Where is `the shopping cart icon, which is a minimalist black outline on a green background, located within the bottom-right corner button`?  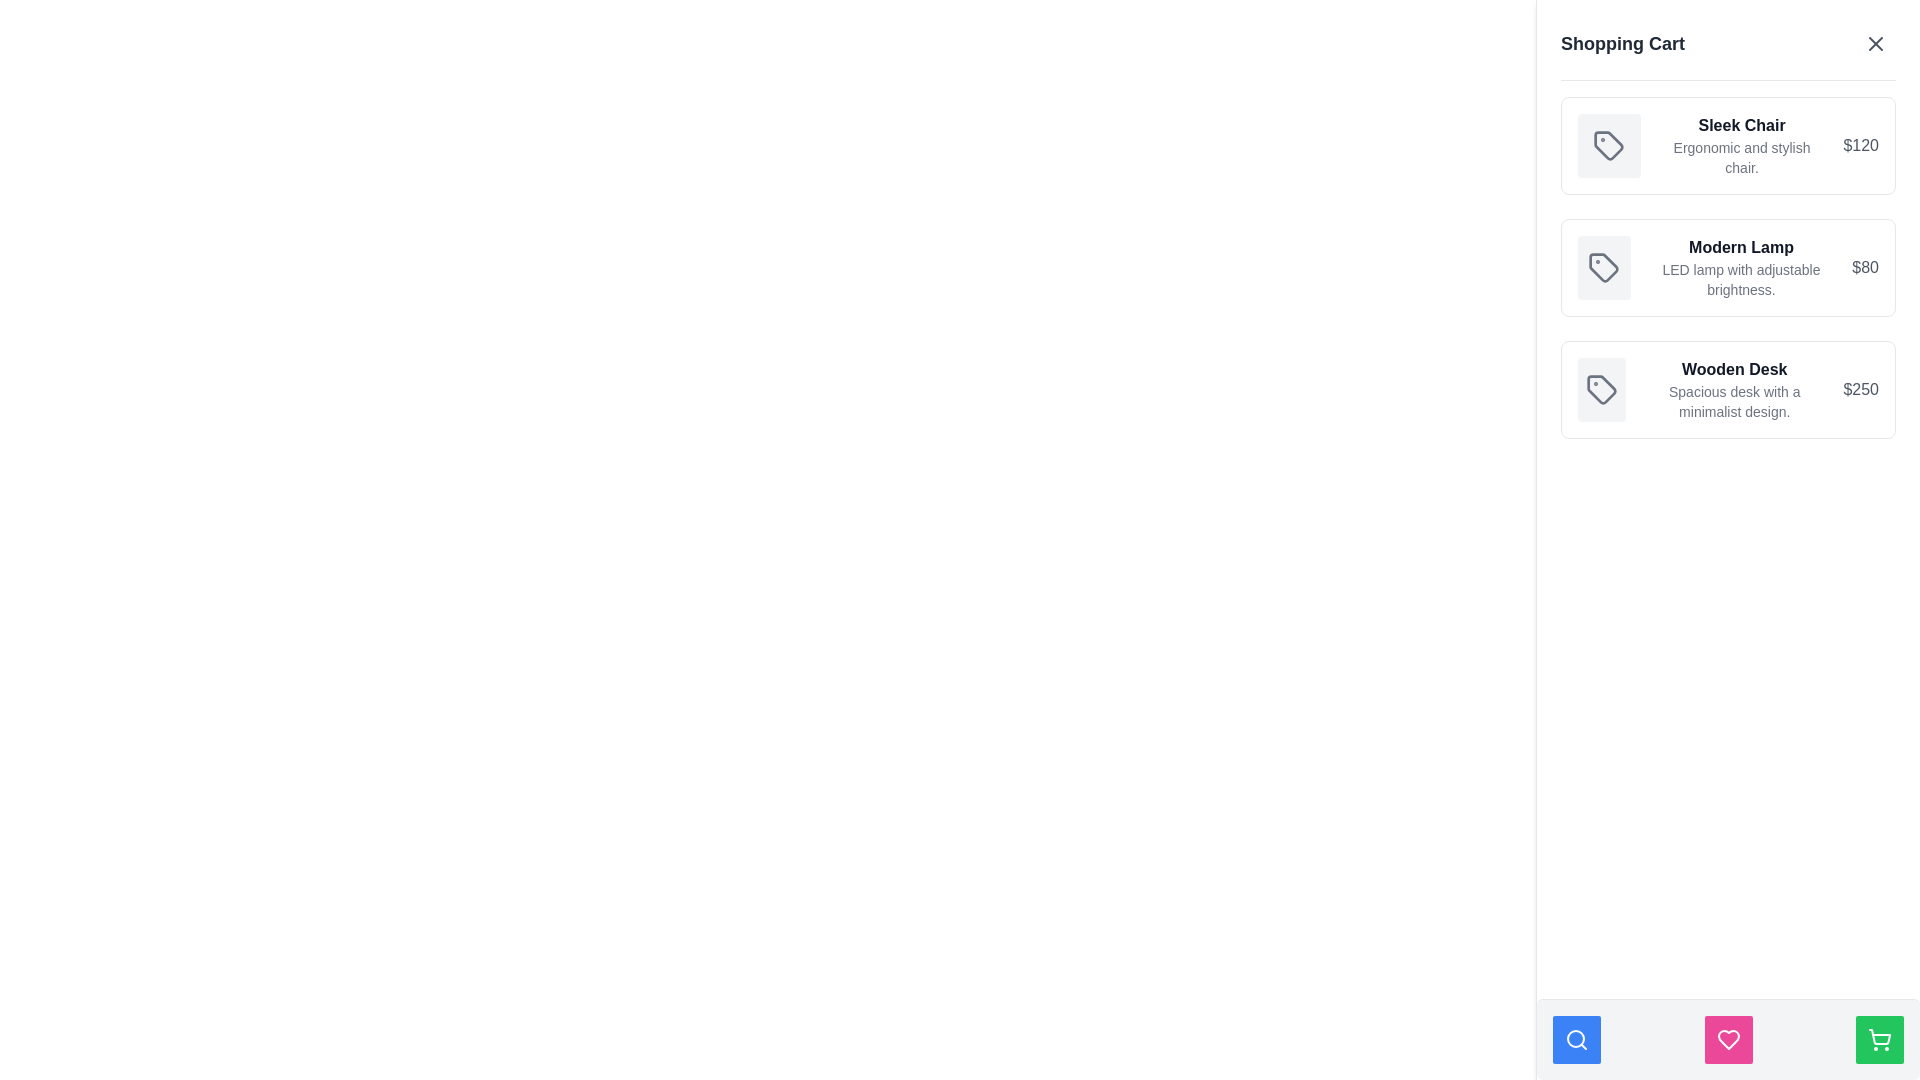 the shopping cart icon, which is a minimalist black outline on a green background, located within the bottom-right corner button is located at coordinates (1879, 1039).